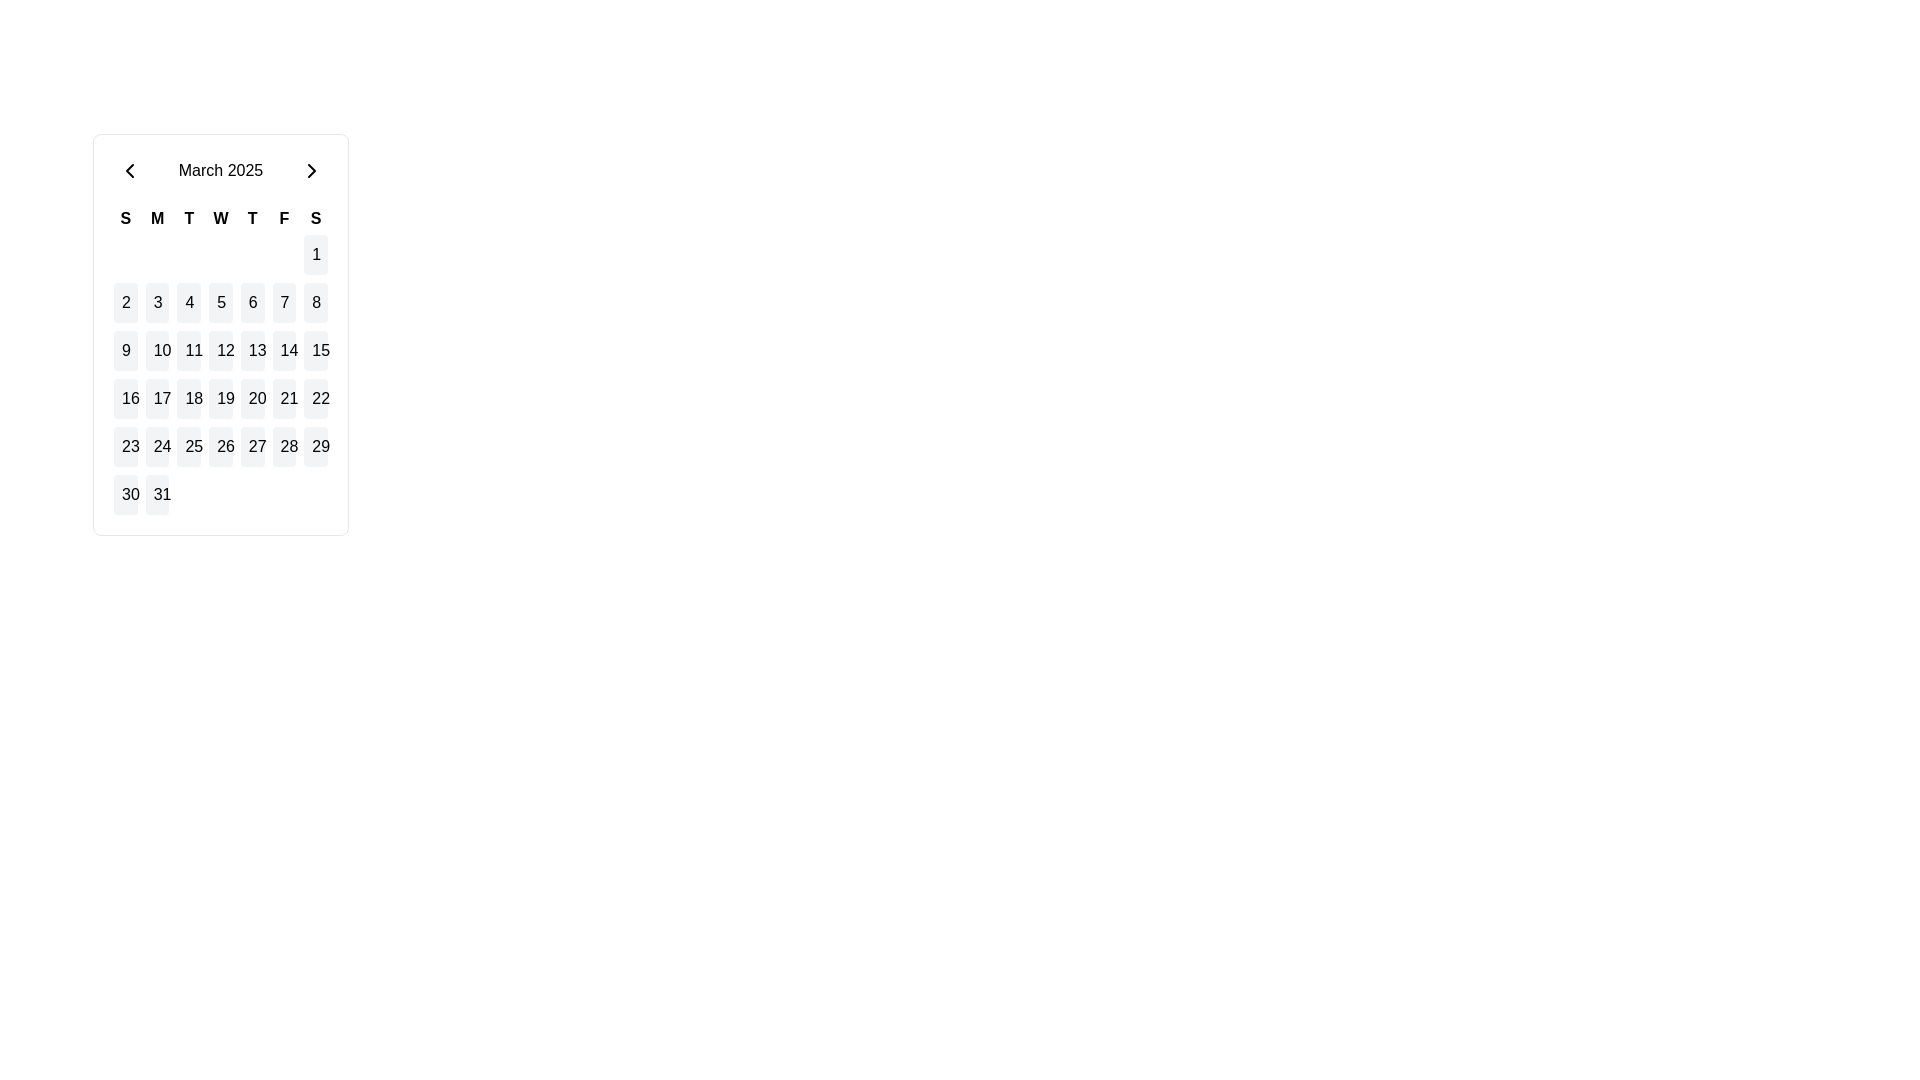 The image size is (1920, 1080). What do you see at coordinates (189, 446) in the screenshot?
I see `the button representing the 25th day of the month in the calendar` at bounding box center [189, 446].